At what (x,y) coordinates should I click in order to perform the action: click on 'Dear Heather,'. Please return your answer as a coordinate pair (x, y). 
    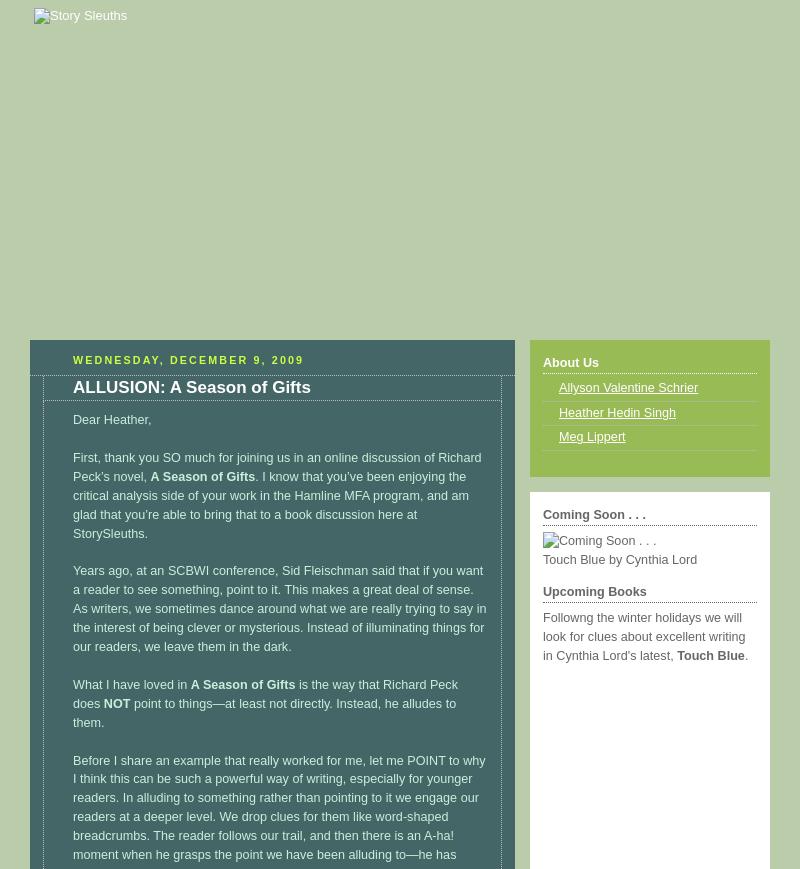
    Looking at the image, I should click on (111, 418).